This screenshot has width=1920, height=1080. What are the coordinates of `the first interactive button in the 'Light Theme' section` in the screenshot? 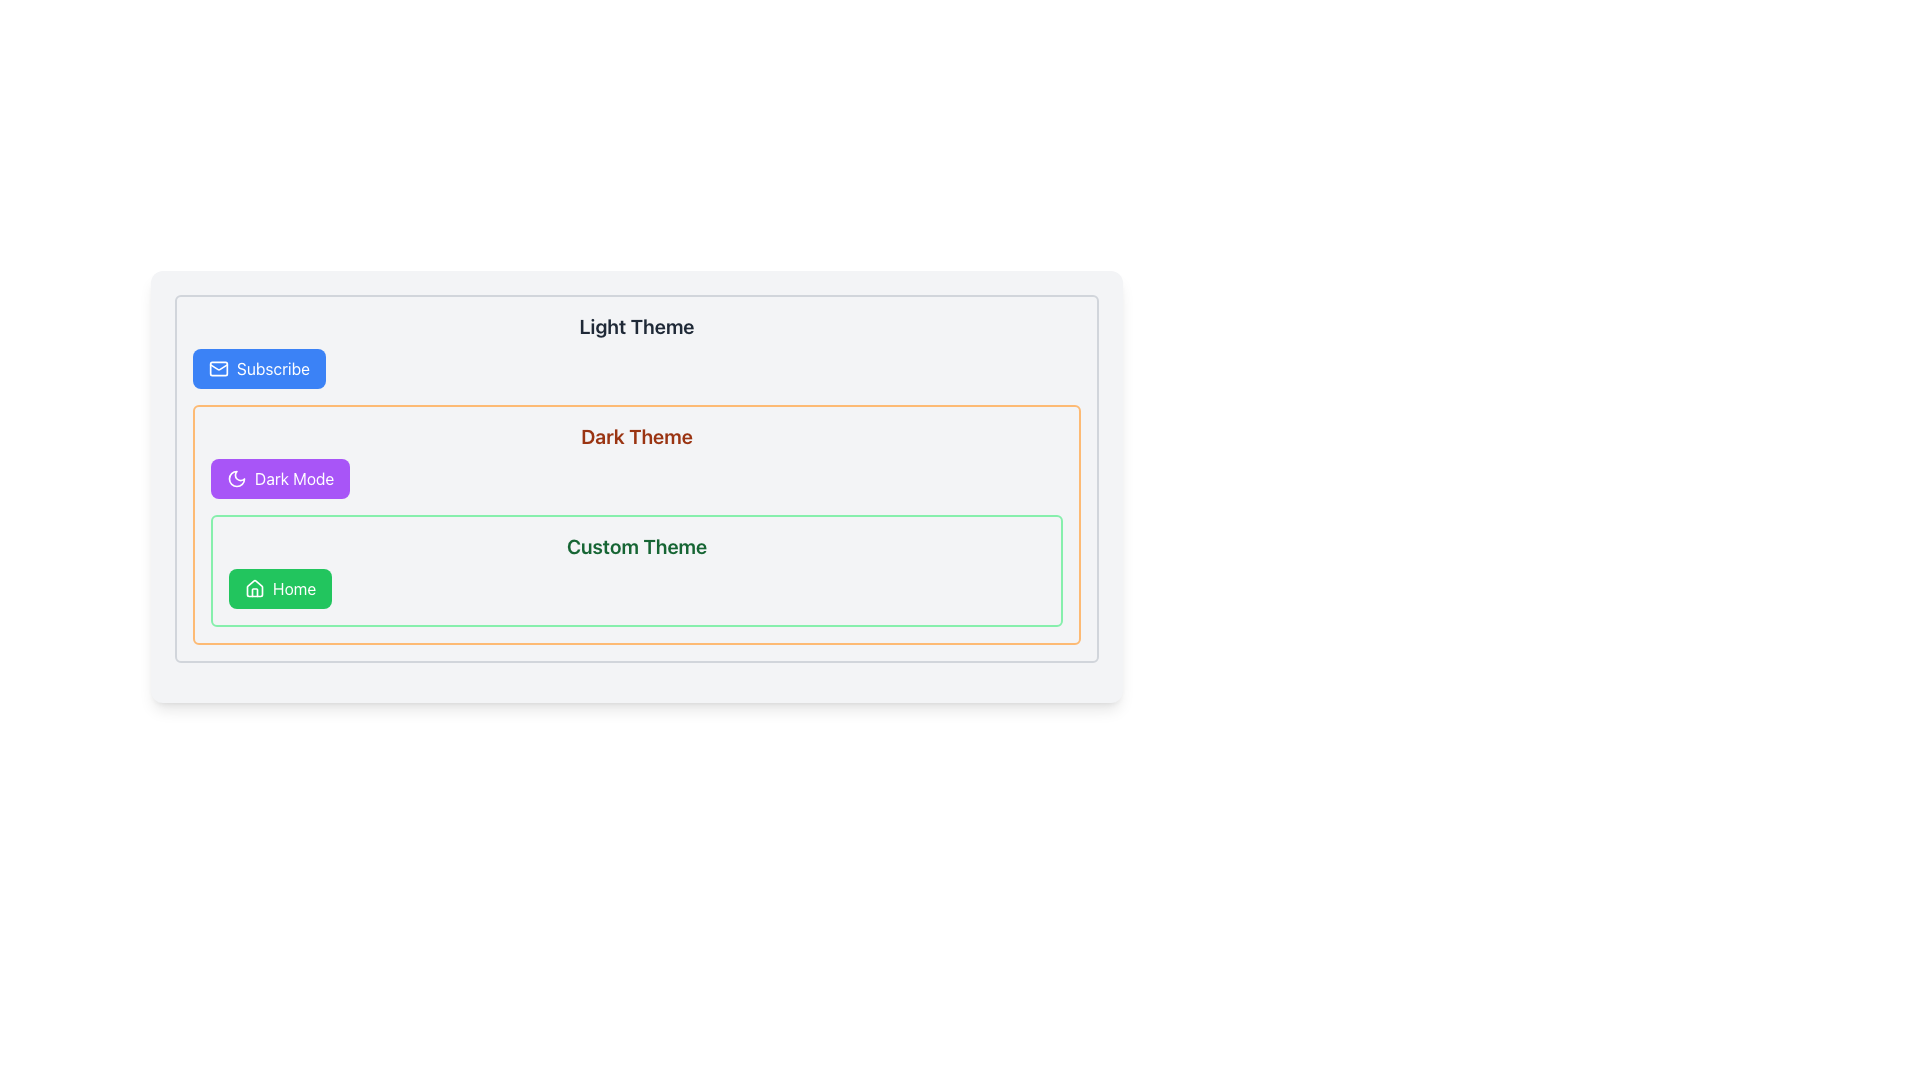 It's located at (258, 369).